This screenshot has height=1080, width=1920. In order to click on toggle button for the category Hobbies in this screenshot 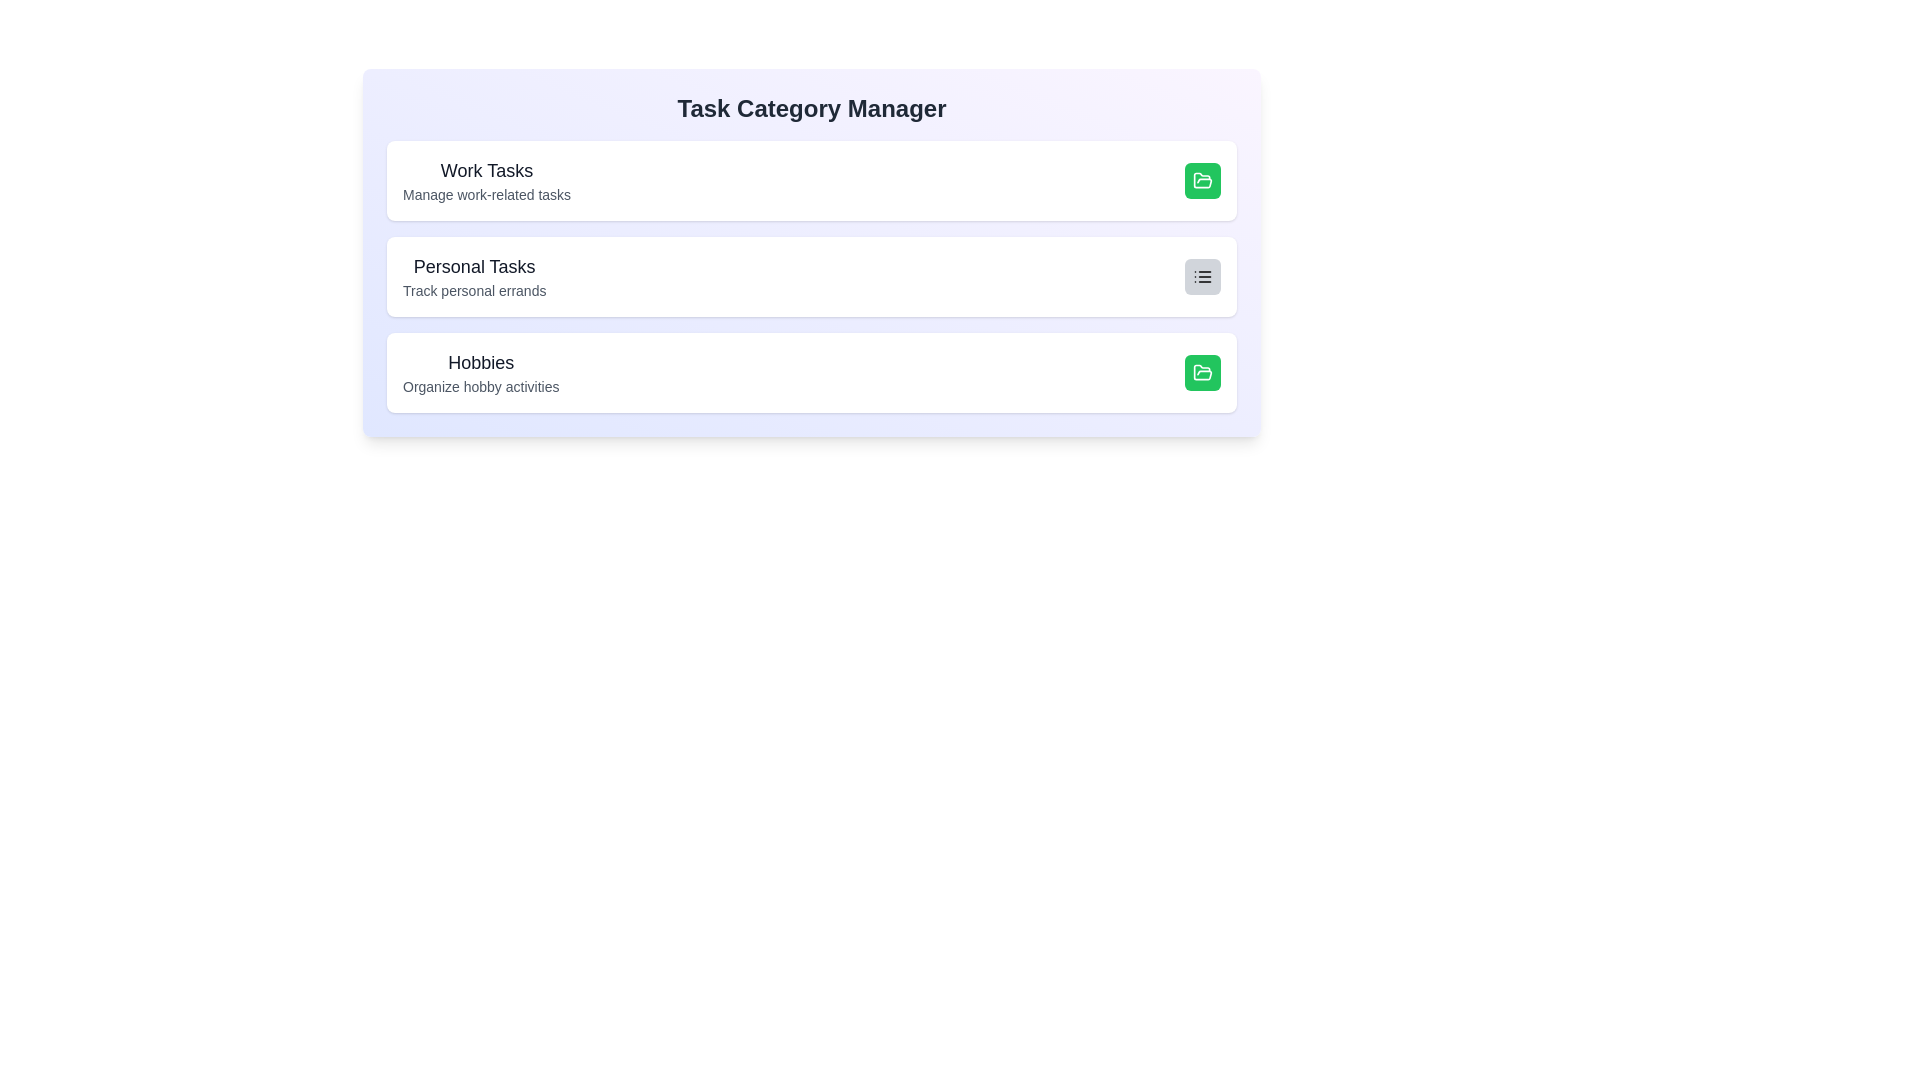, I will do `click(1202, 373)`.